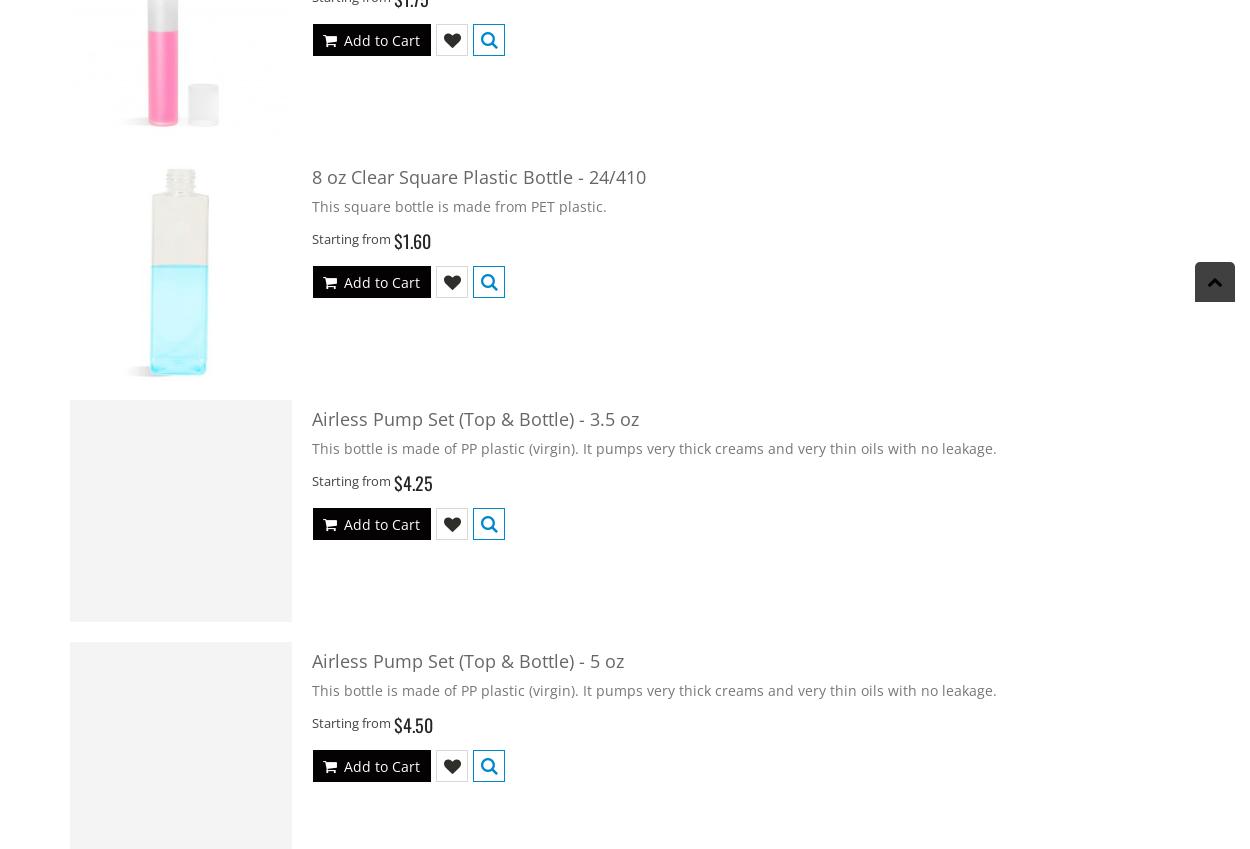 Image resolution: width=1250 pixels, height=849 pixels. Describe the element at coordinates (413, 480) in the screenshot. I see `'$4.25'` at that location.